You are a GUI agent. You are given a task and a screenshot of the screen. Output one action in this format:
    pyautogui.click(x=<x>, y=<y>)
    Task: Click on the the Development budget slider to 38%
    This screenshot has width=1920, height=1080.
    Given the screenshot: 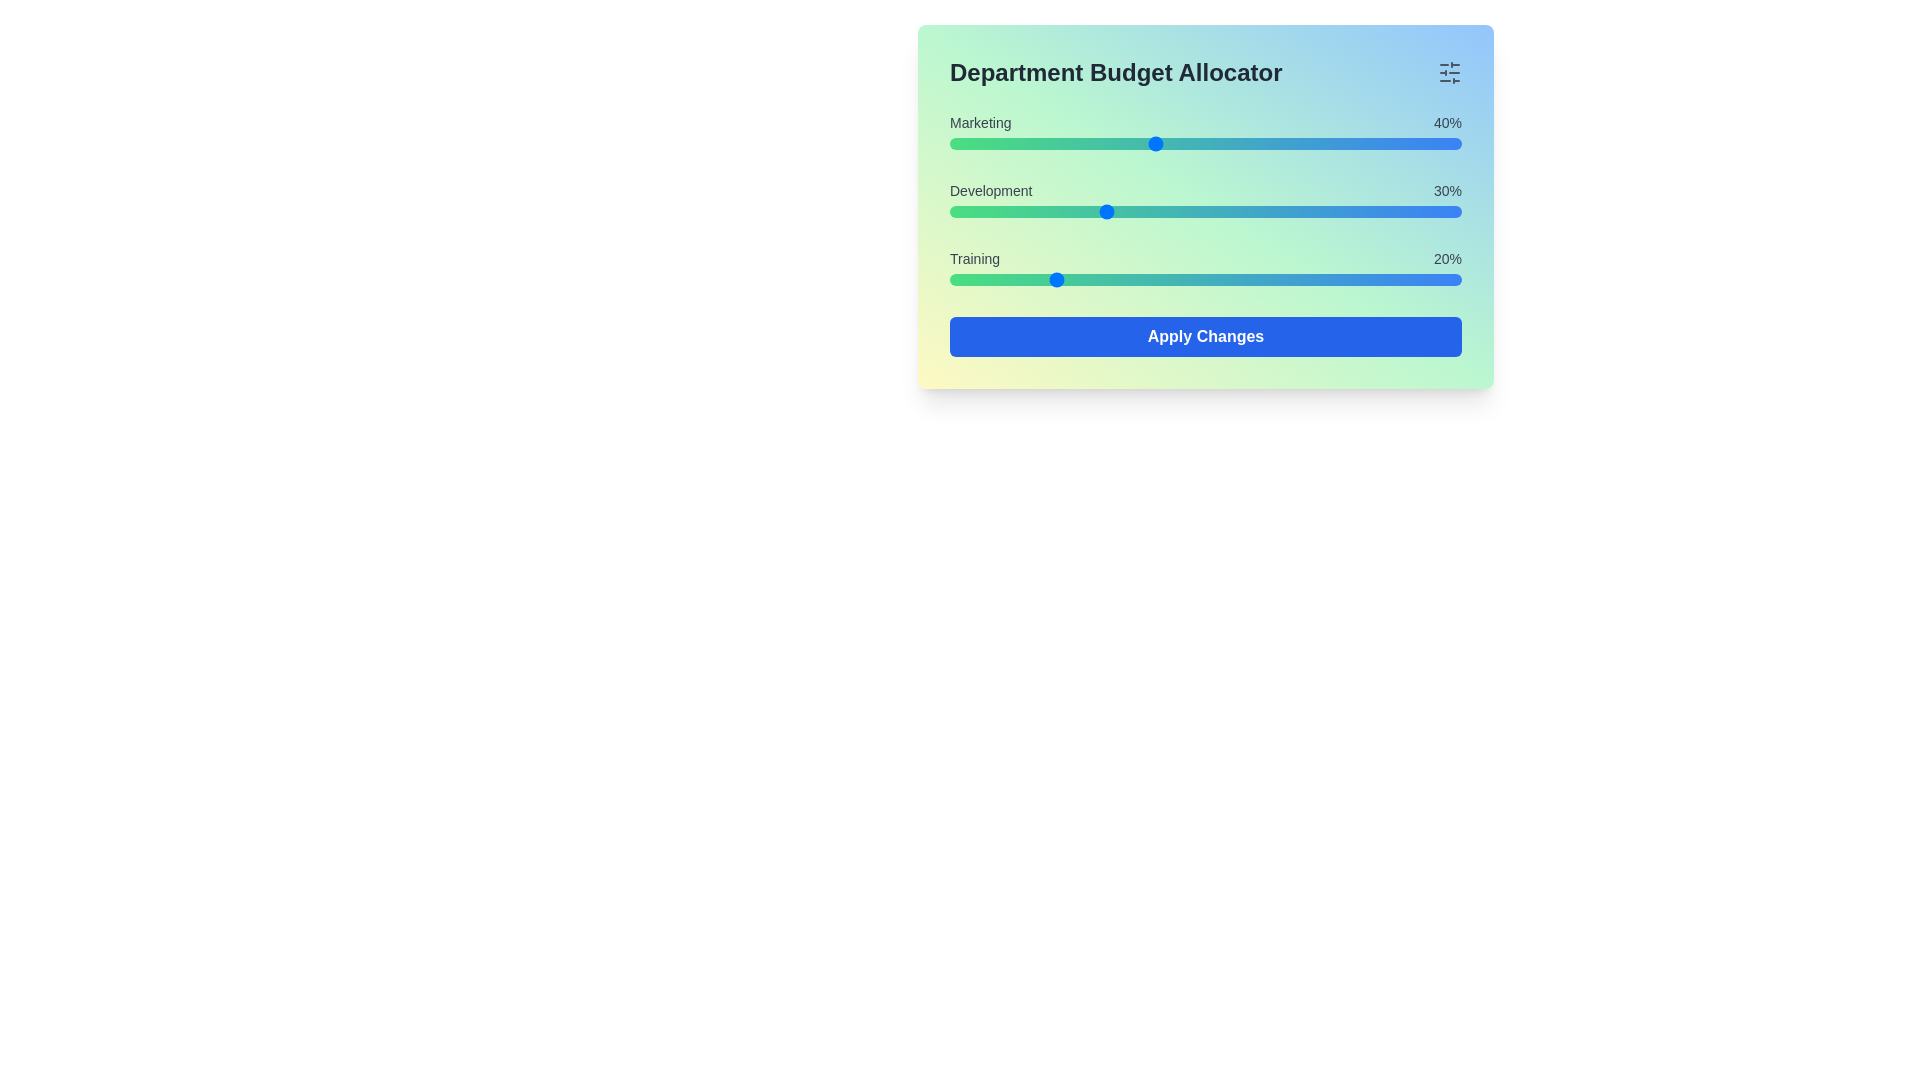 What is the action you would take?
    pyautogui.click(x=1144, y=212)
    